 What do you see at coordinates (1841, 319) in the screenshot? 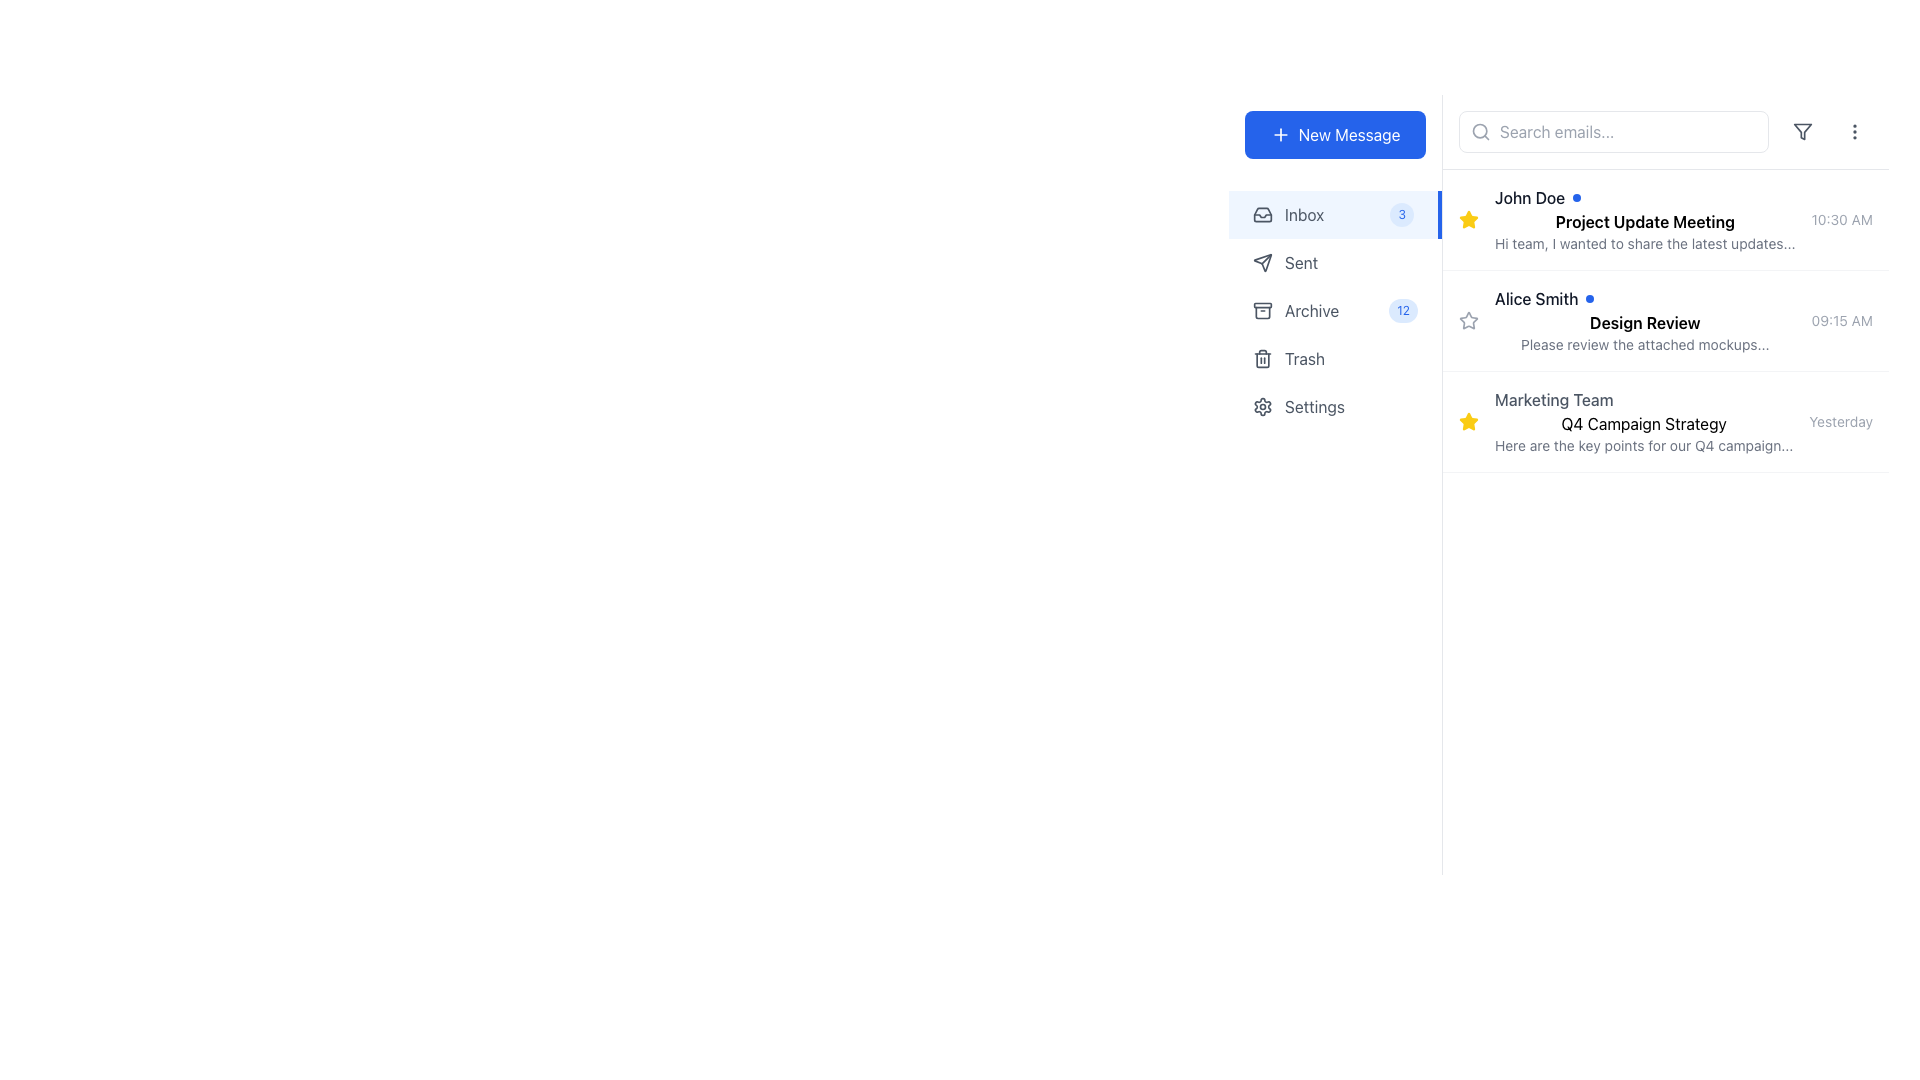
I see `timestamp displayed at the far-right end of the email entry from 'Alice Smith', indicating the time it was received` at bounding box center [1841, 319].